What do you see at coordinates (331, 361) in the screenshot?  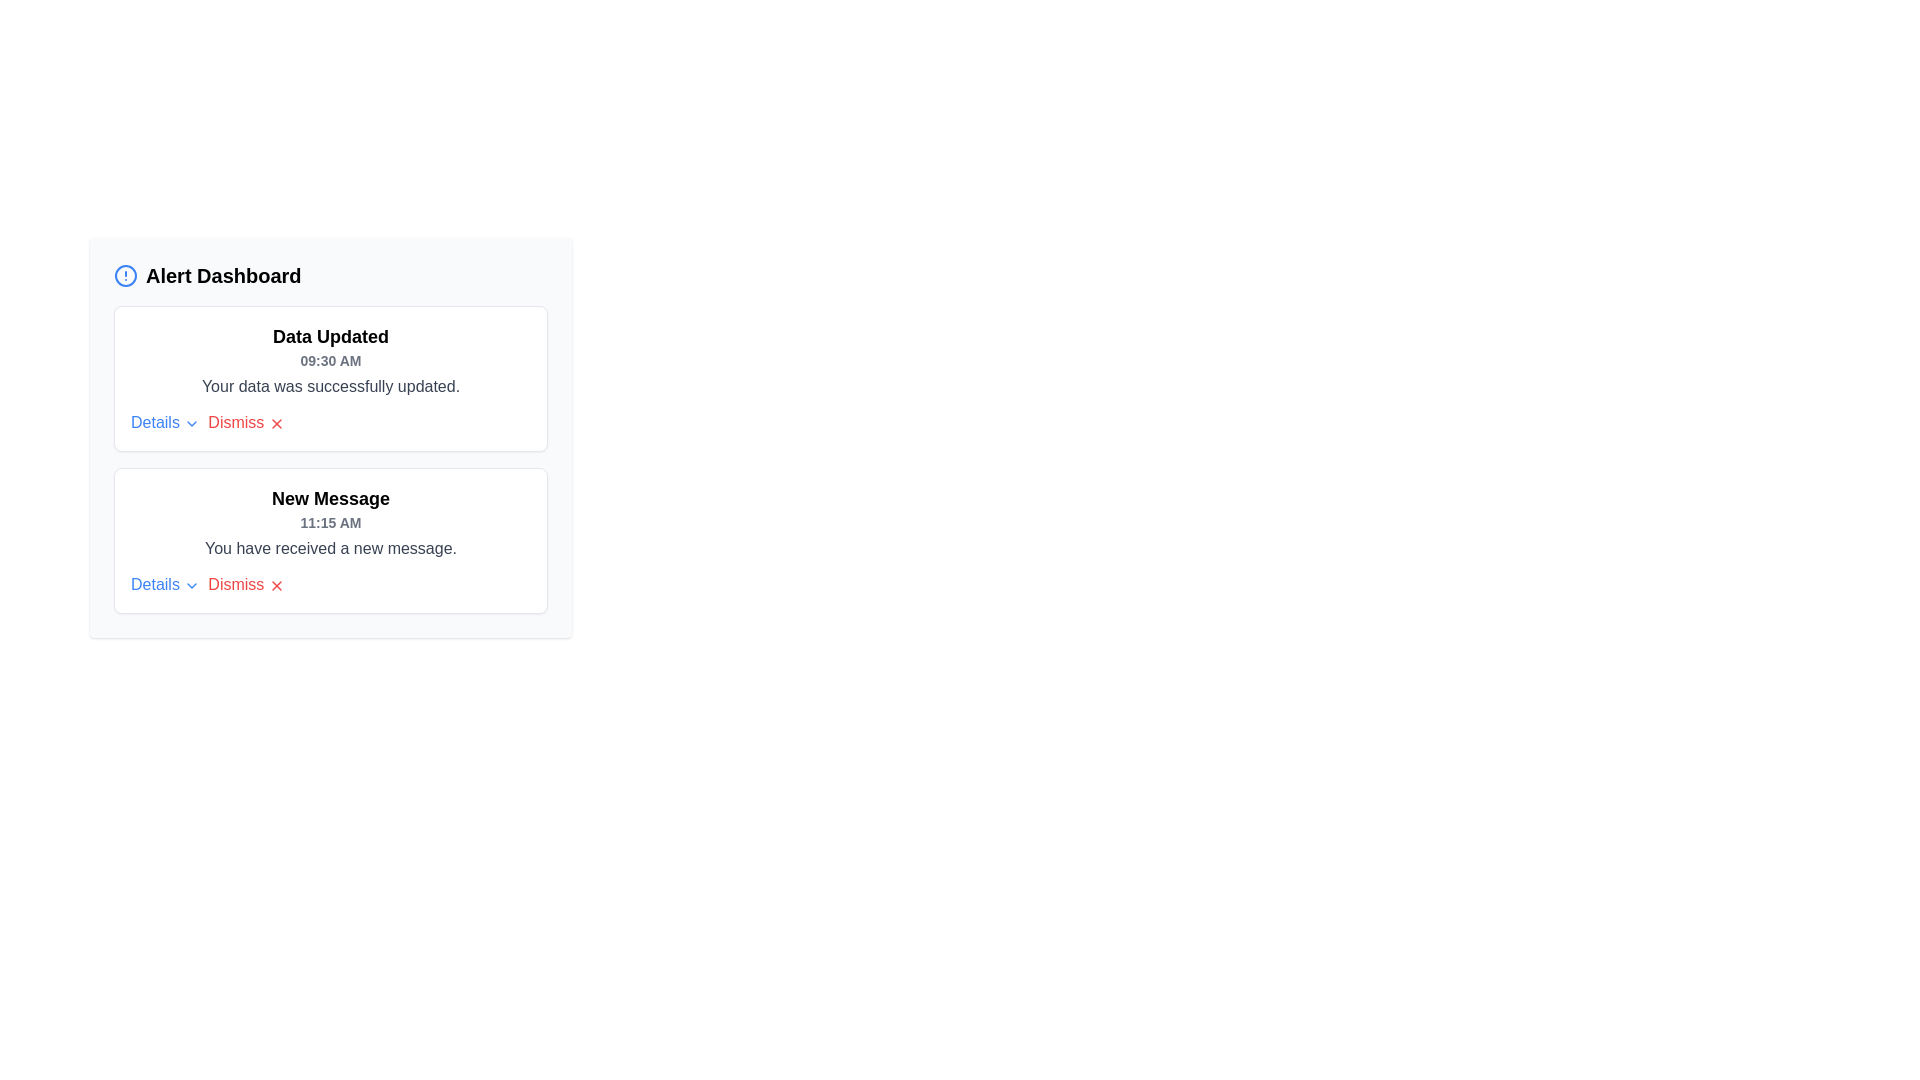 I see `the text '09:30 AM' which is displayed in a smaller, gray font located below the 'Data Updated' heading` at bounding box center [331, 361].